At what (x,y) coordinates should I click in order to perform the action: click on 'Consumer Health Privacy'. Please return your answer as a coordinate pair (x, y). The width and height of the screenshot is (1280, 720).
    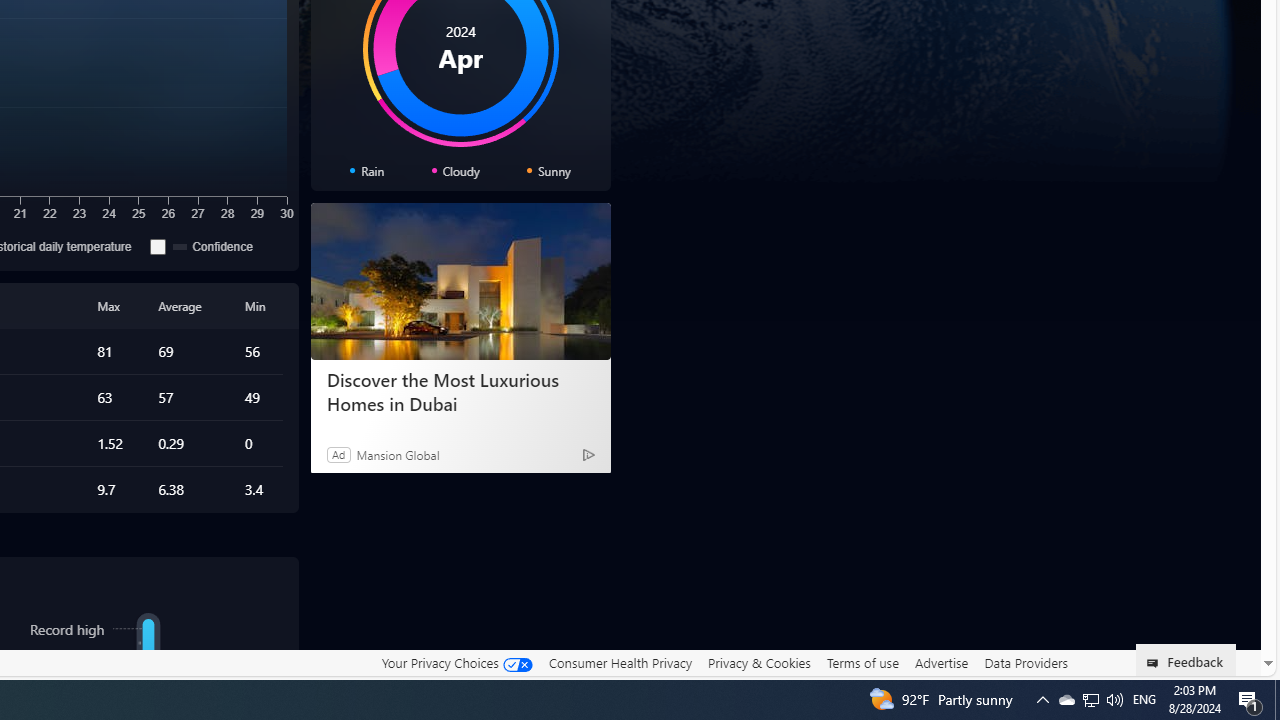
    Looking at the image, I should click on (619, 662).